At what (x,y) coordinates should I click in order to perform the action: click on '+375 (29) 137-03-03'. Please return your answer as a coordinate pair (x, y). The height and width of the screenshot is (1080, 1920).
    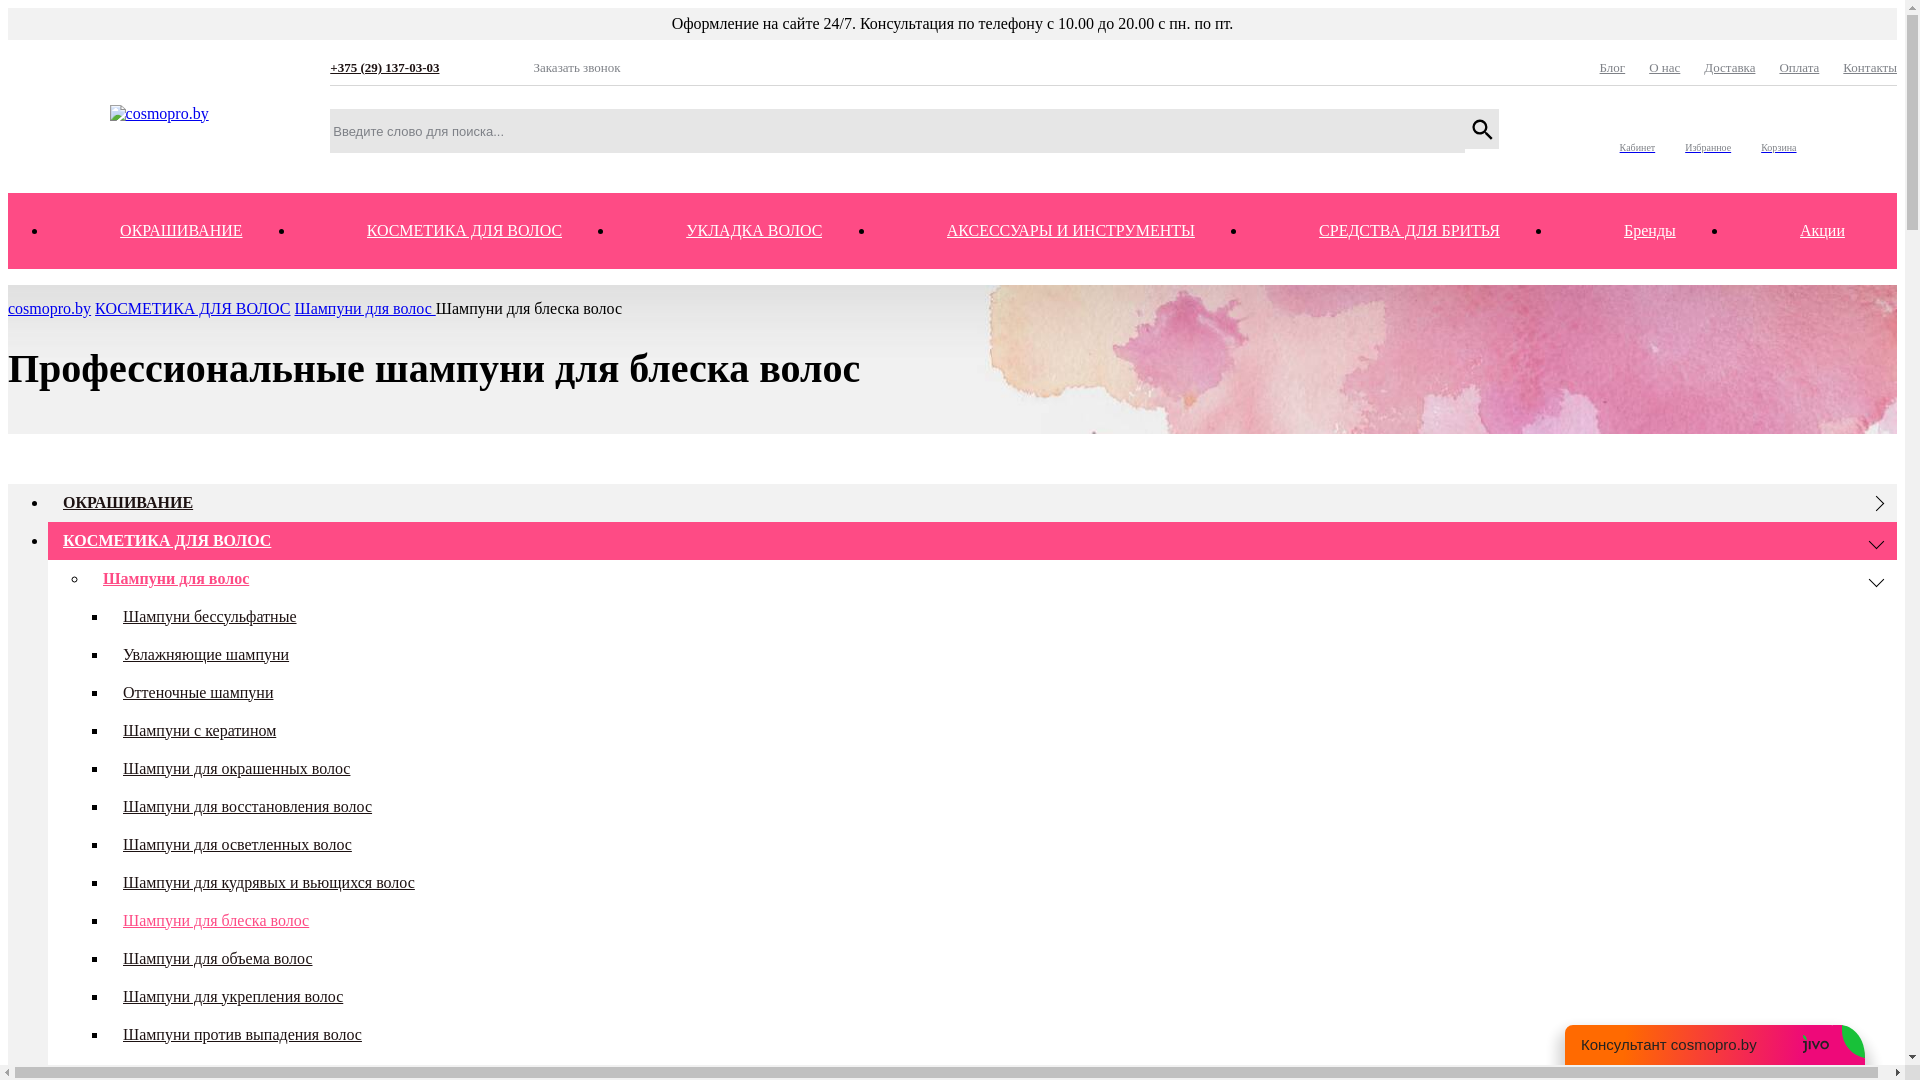
    Looking at the image, I should click on (418, 66).